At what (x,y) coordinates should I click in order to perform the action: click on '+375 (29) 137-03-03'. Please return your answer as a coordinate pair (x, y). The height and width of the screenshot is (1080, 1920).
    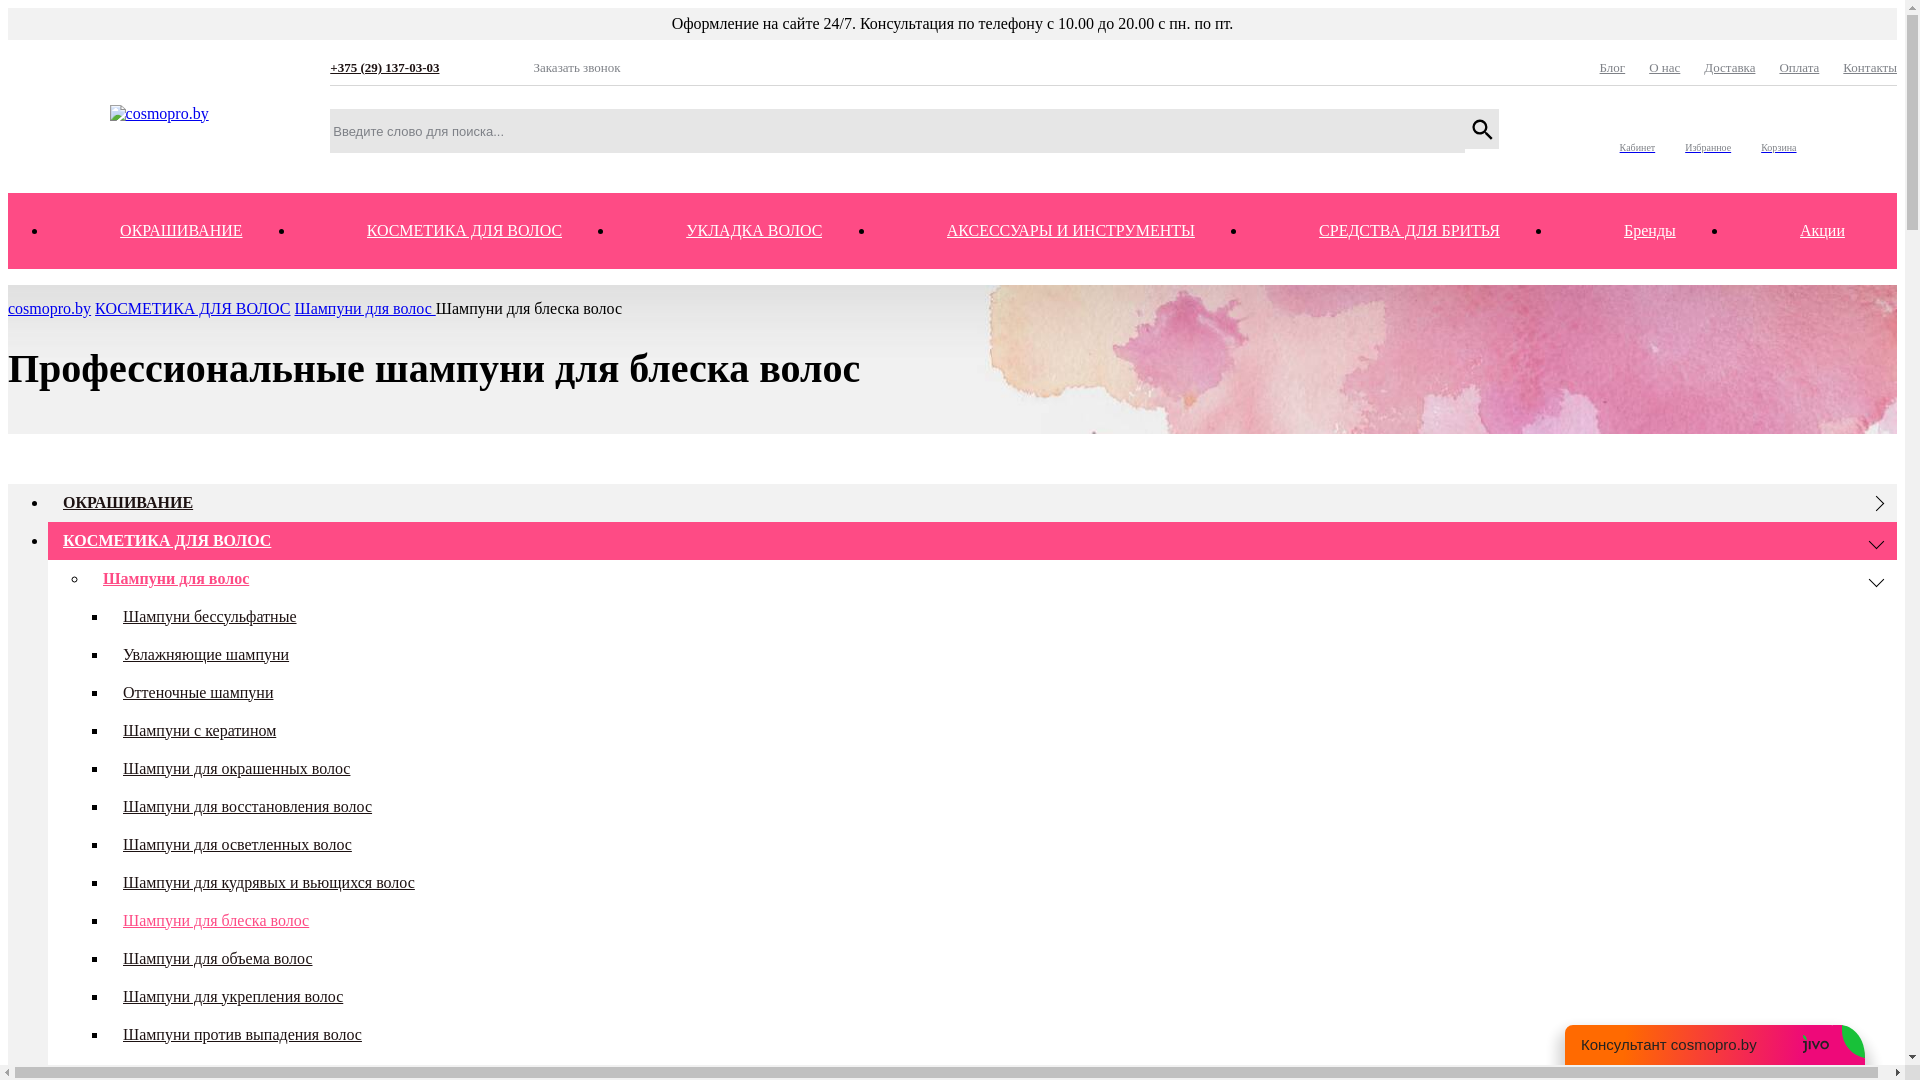
    Looking at the image, I should click on (418, 66).